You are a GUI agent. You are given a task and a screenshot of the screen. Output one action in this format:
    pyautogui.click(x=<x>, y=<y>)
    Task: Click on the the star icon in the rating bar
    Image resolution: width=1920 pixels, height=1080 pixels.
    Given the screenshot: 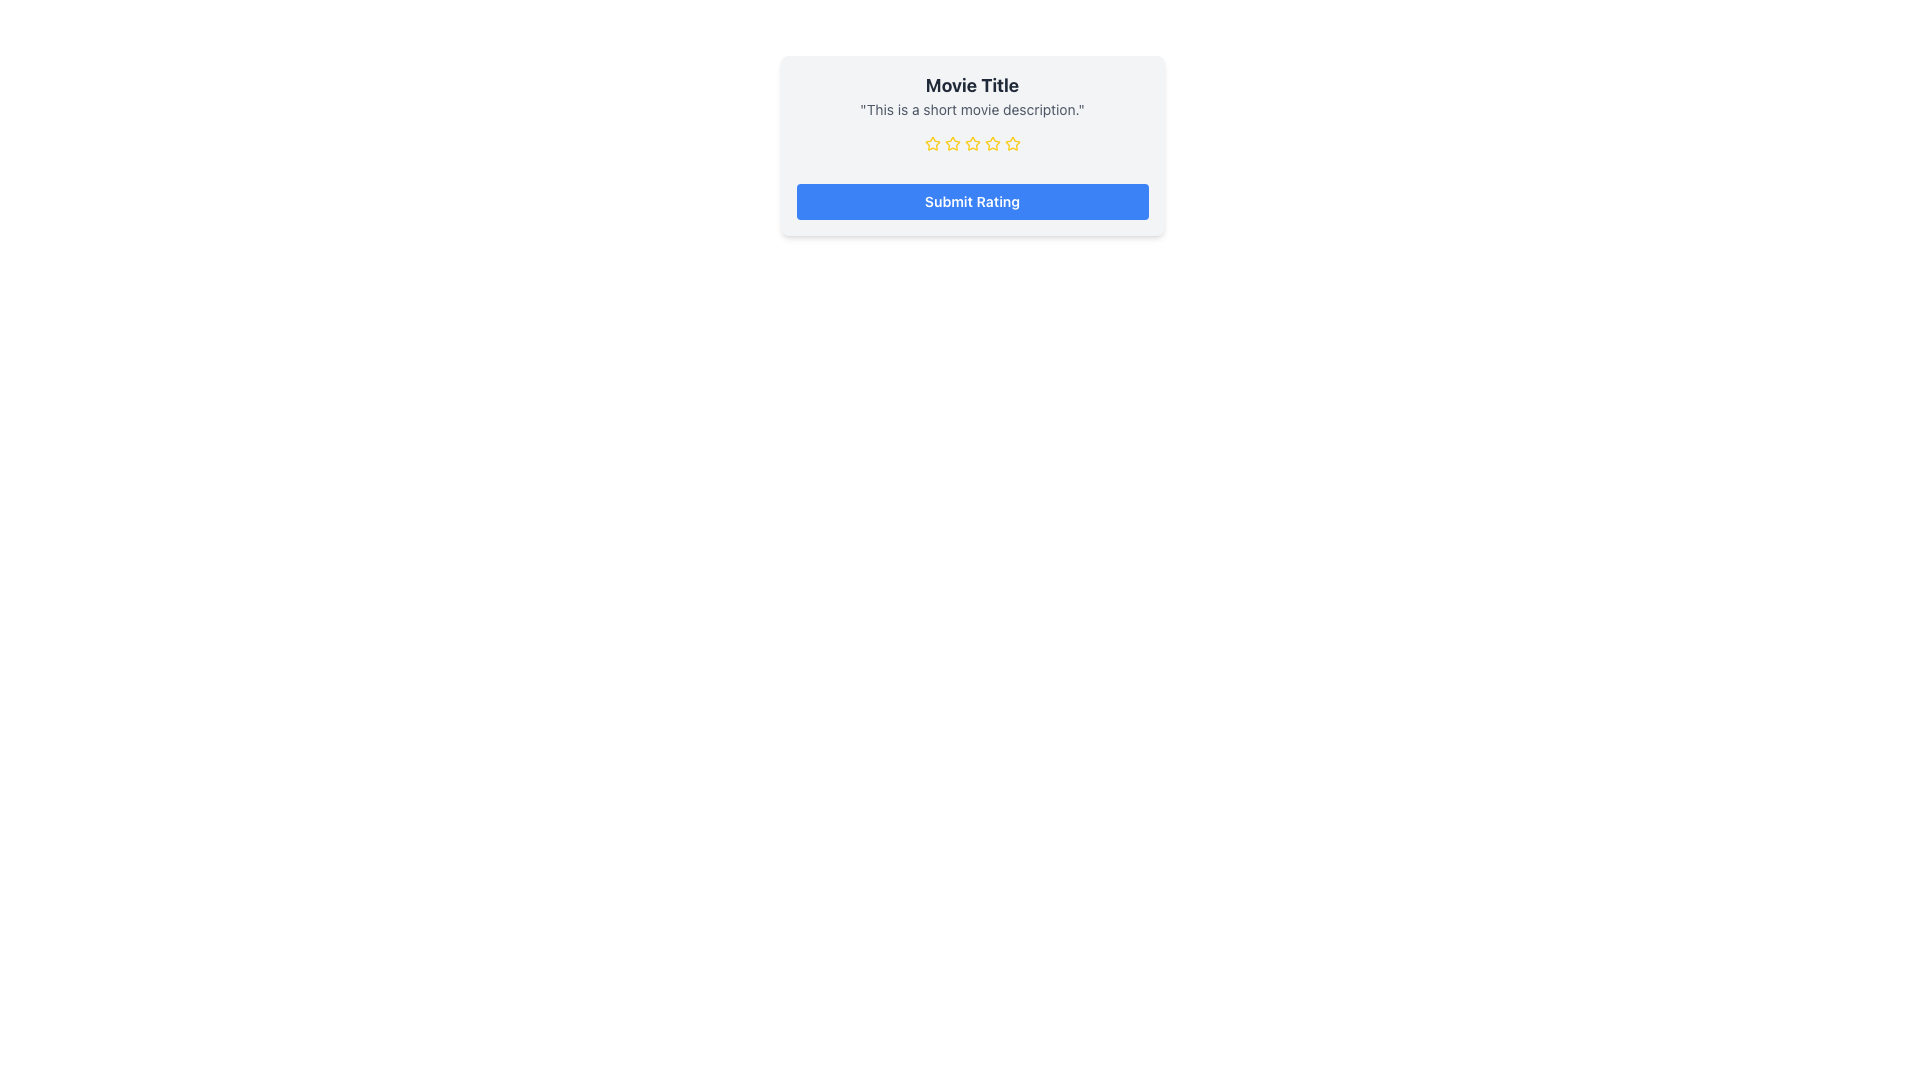 What is the action you would take?
    pyautogui.click(x=972, y=142)
    